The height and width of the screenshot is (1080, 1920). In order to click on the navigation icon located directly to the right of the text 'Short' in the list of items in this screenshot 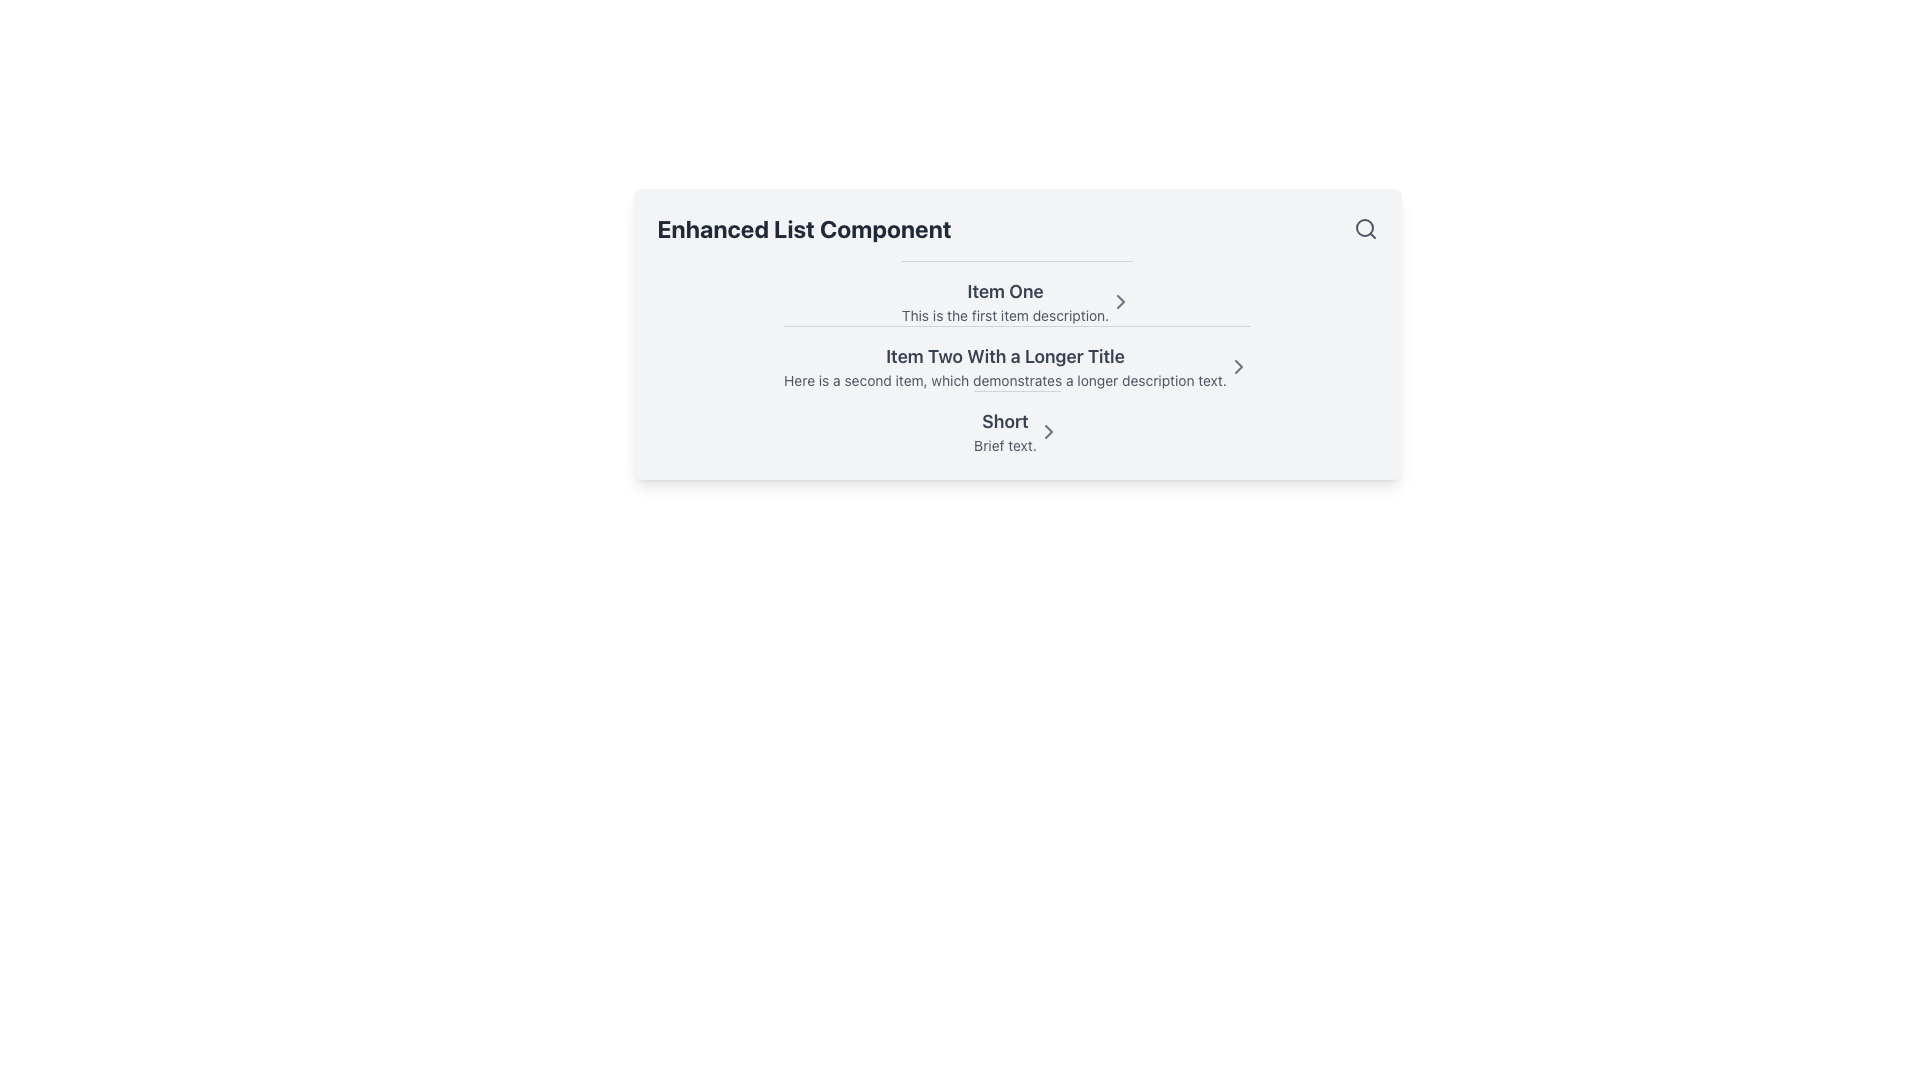, I will do `click(1047, 431)`.